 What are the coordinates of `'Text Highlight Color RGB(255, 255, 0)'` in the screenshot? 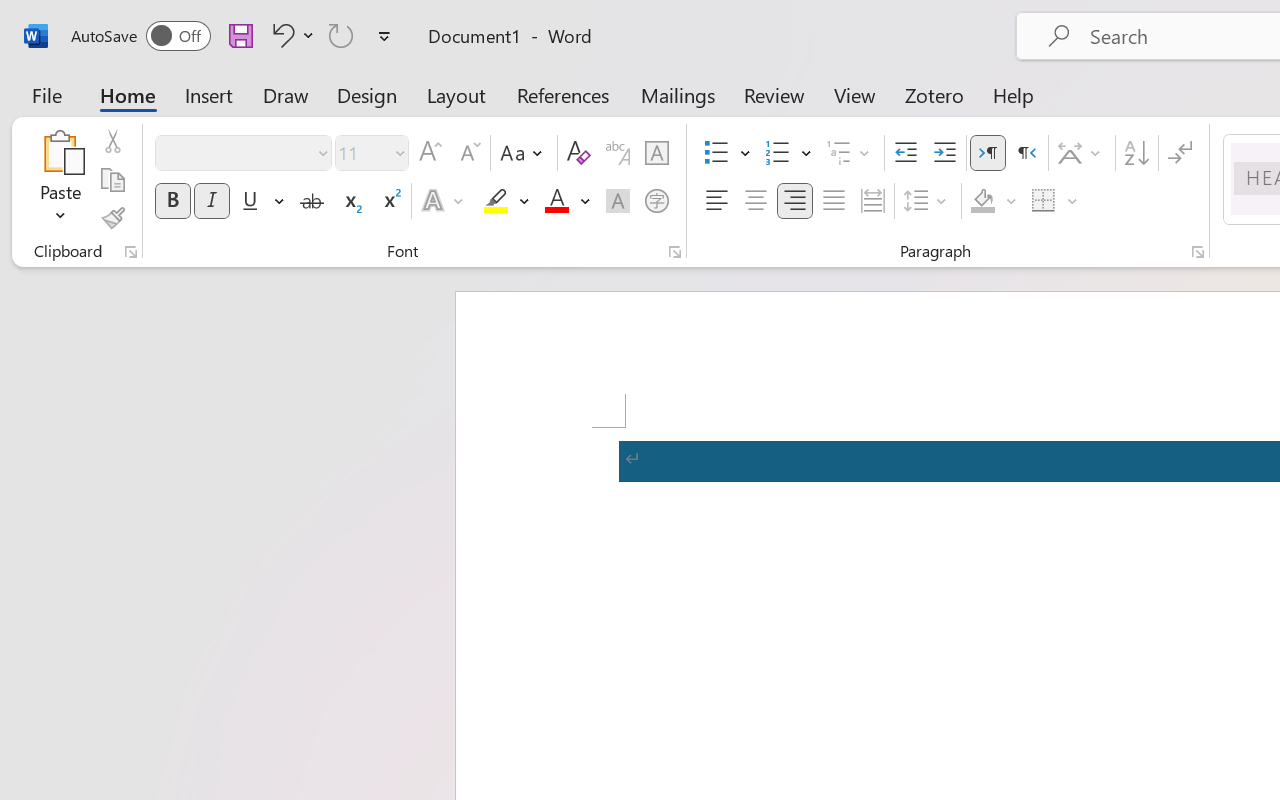 It's located at (496, 201).